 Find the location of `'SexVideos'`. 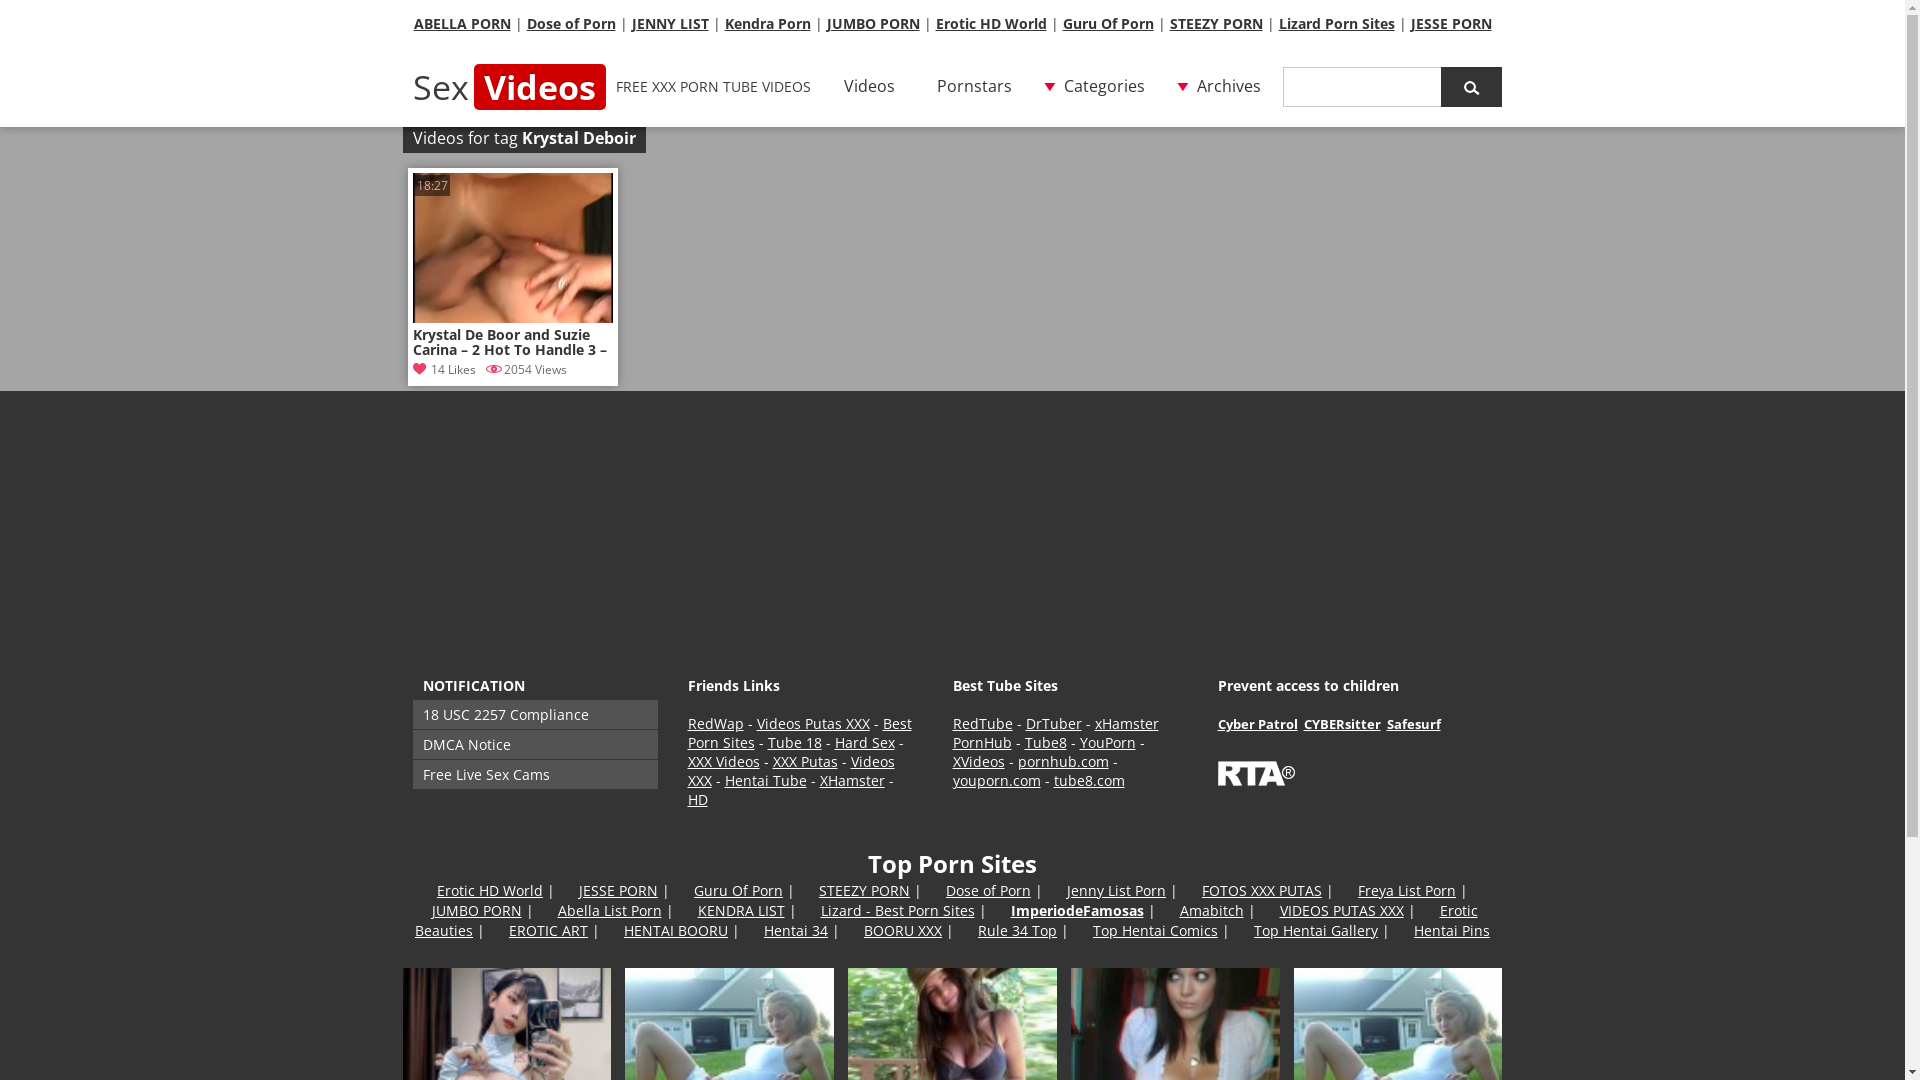

'SexVideos' is located at coordinates (508, 86).